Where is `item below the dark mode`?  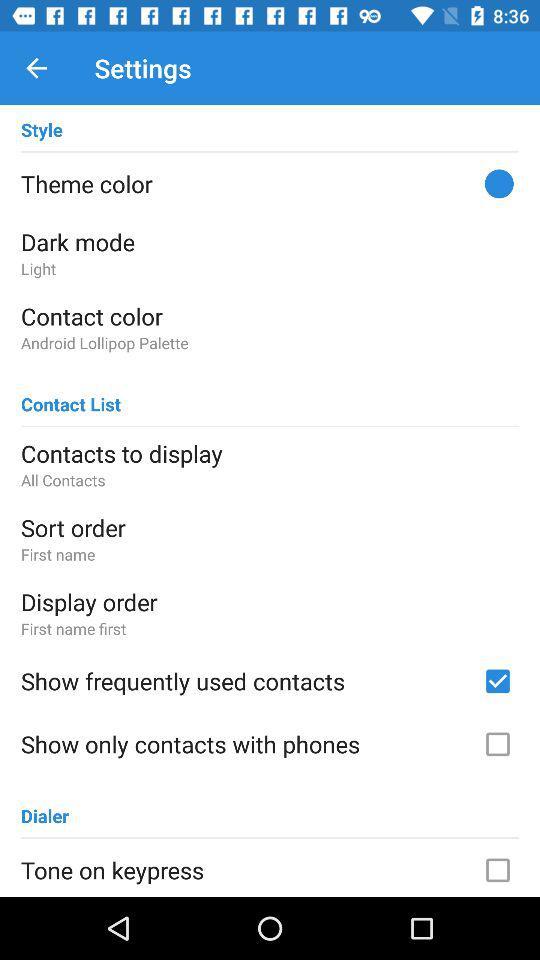 item below the dark mode is located at coordinates (270, 267).